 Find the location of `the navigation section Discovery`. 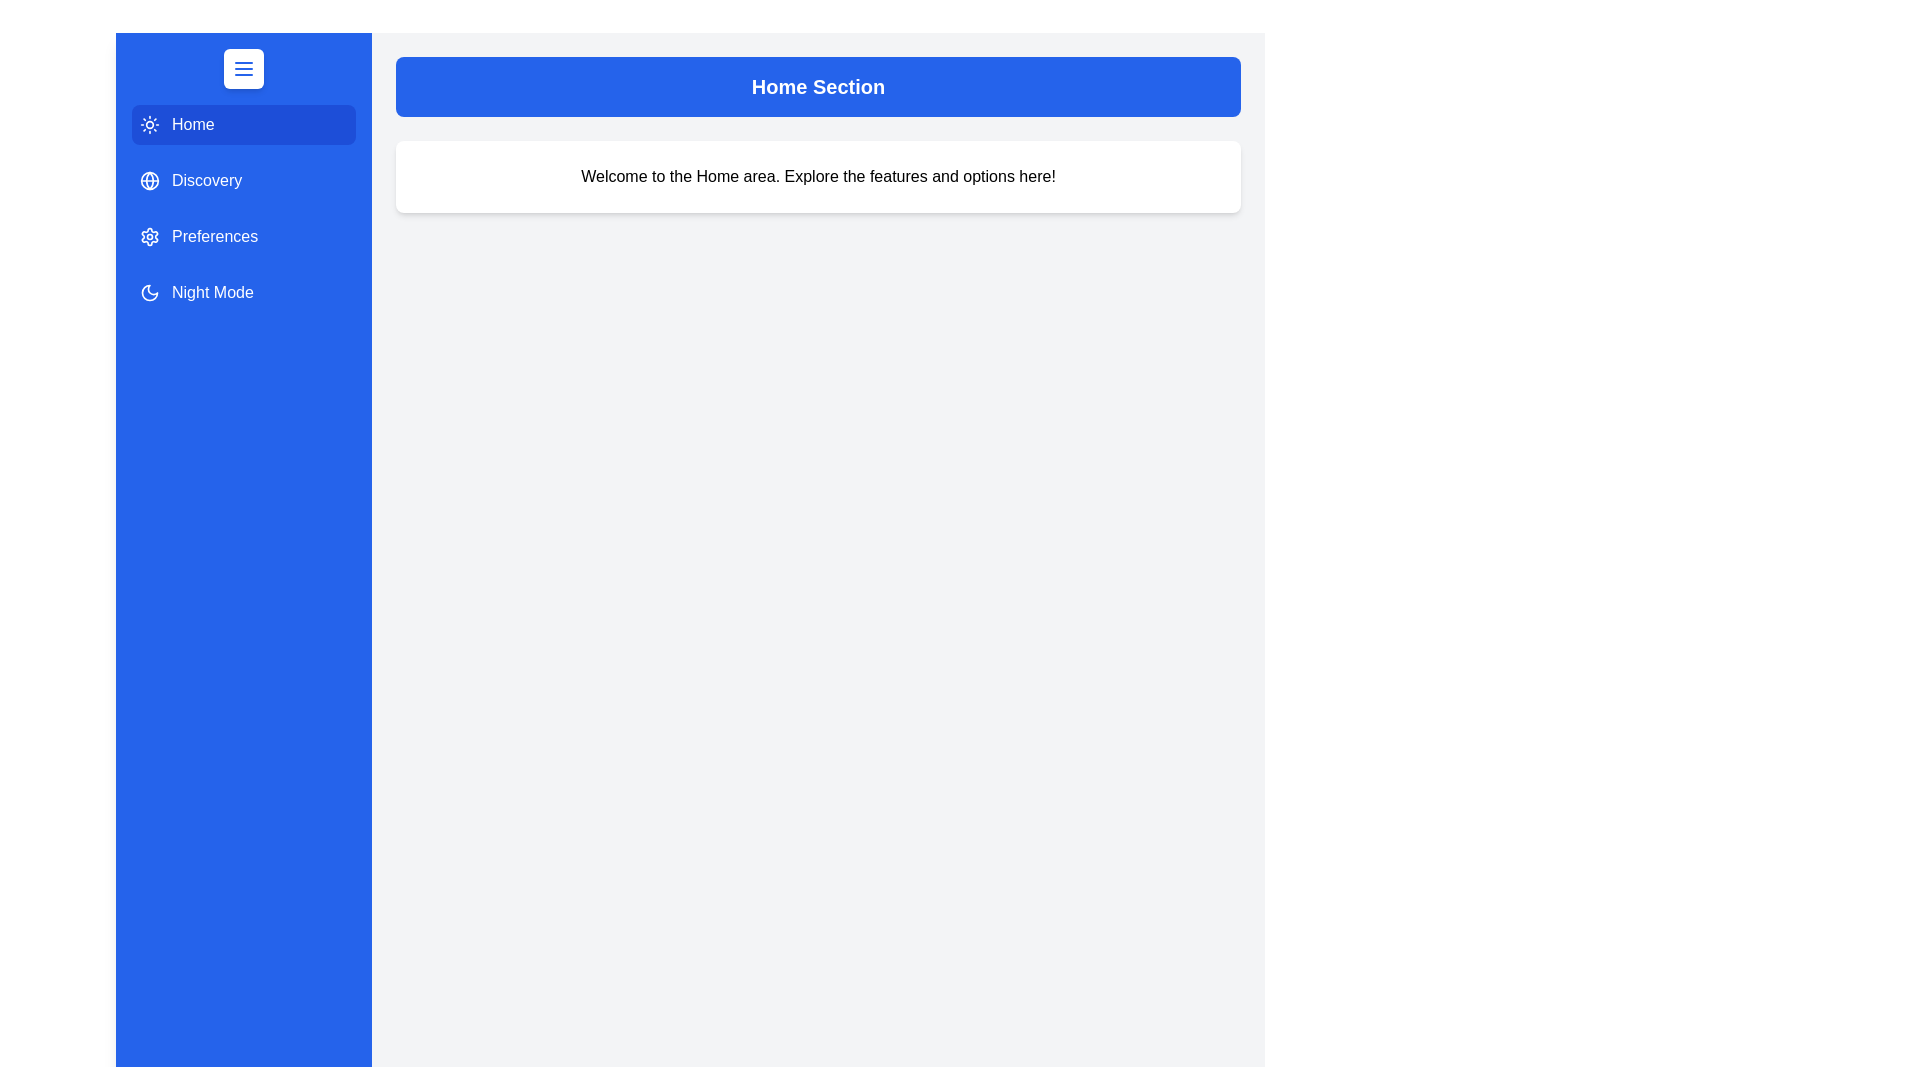

the navigation section Discovery is located at coordinates (243, 181).